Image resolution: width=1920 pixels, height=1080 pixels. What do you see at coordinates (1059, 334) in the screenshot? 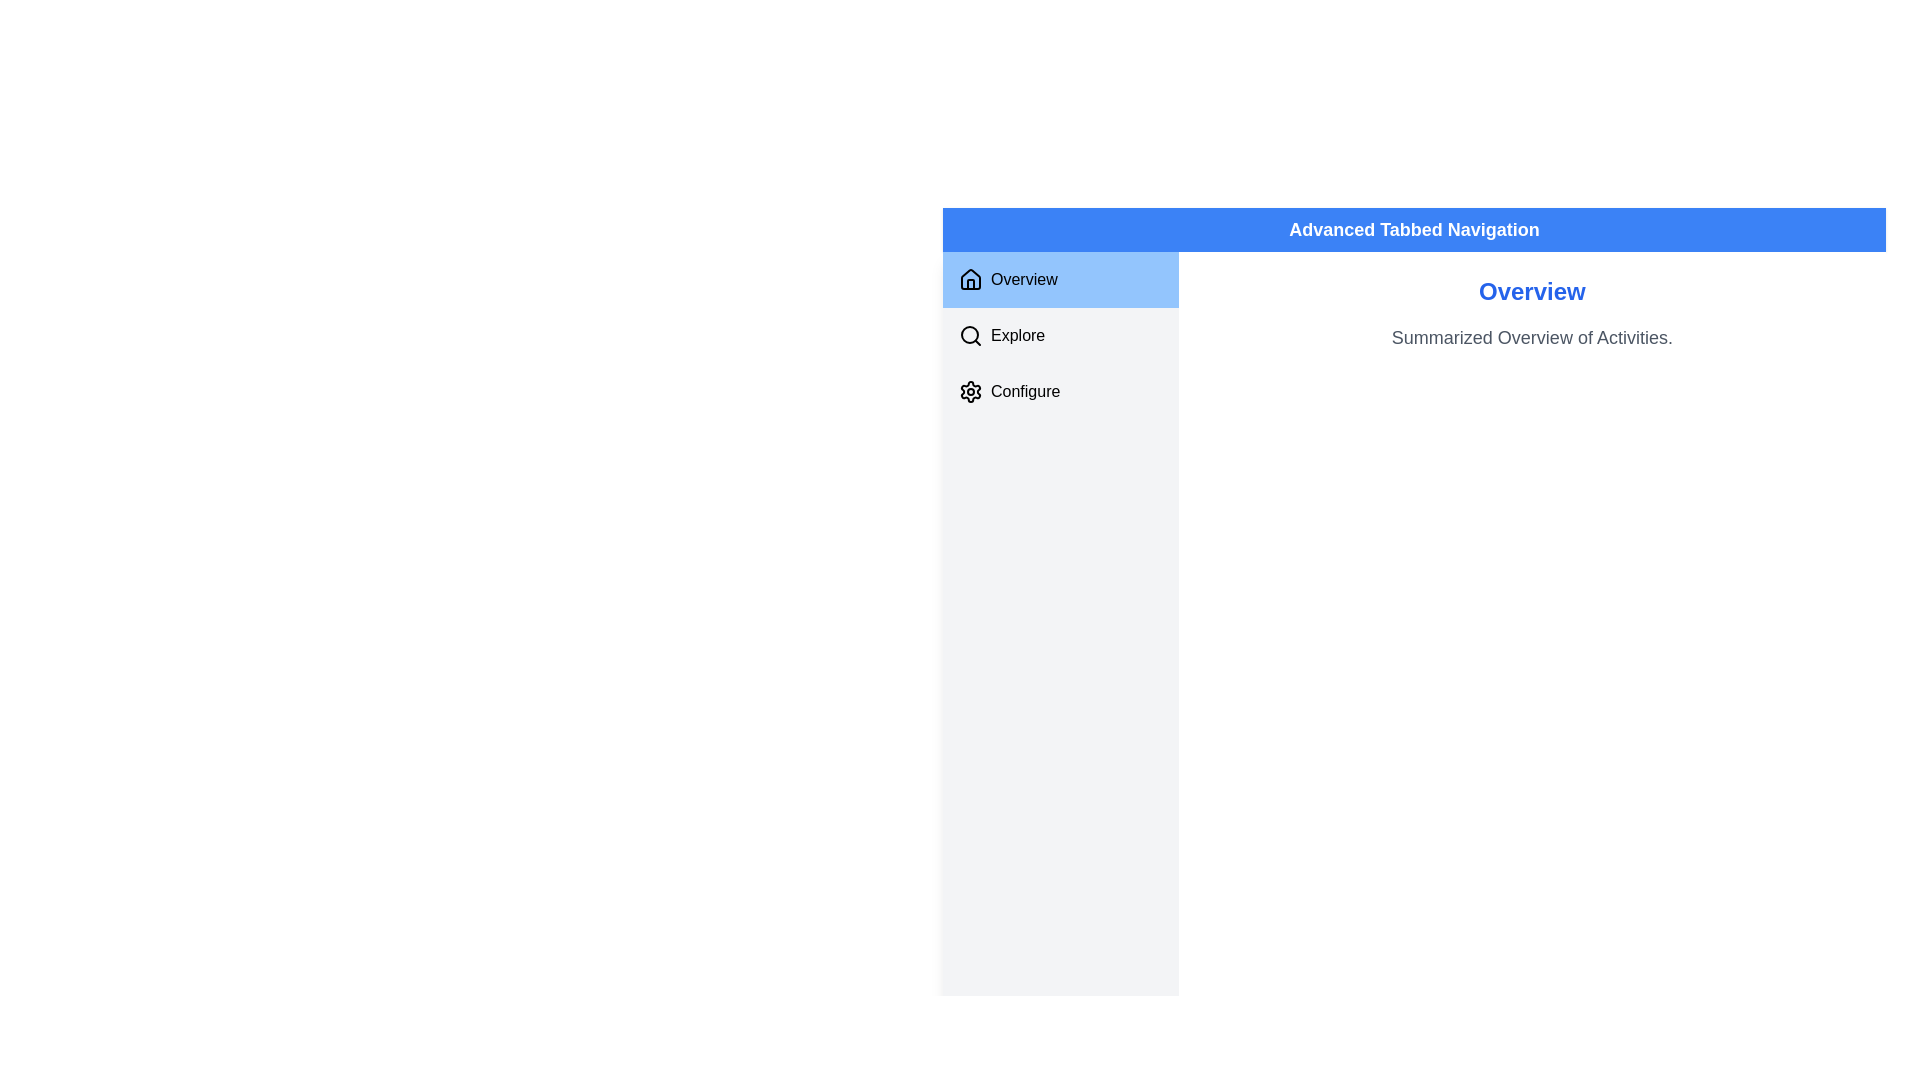
I see `the 'Explore' button in the sidebar navigation to trigger the background color change` at bounding box center [1059, 334].